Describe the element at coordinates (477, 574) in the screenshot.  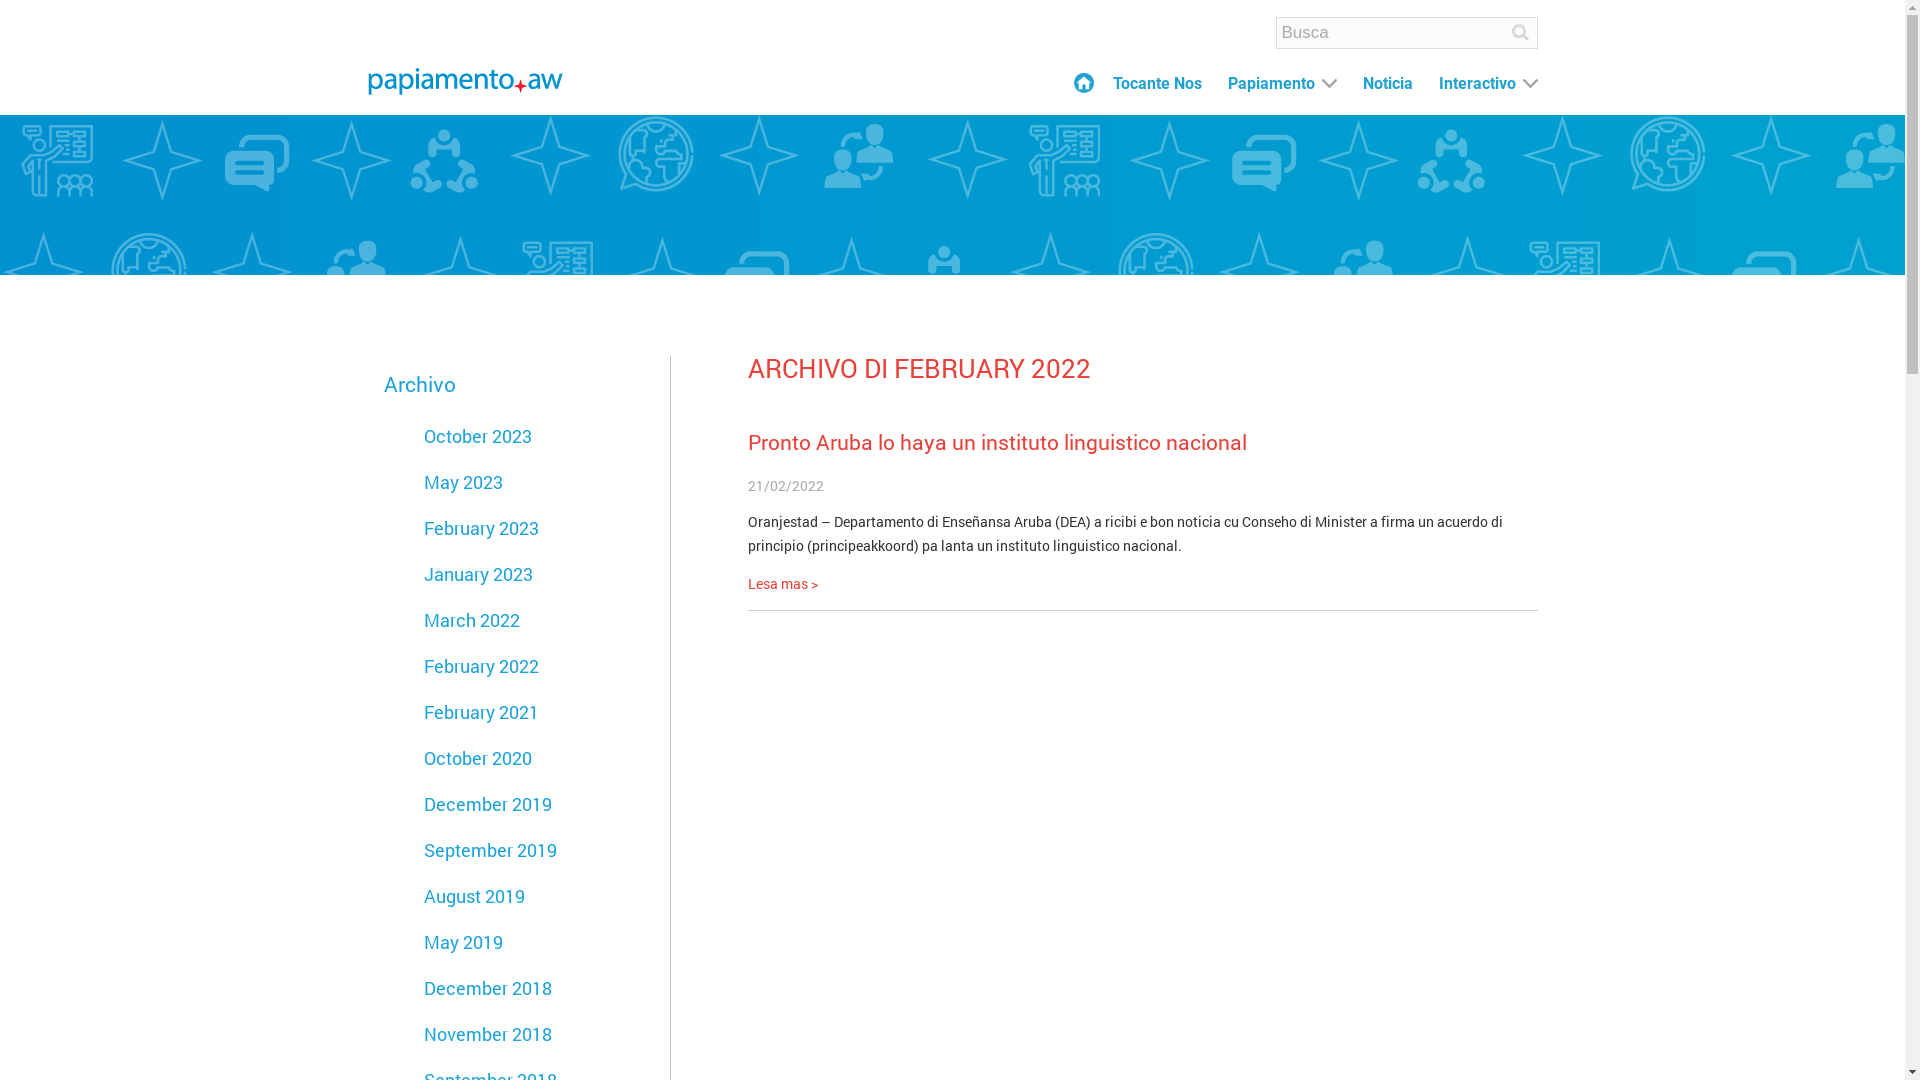
I see `'January 2023'` at that location.